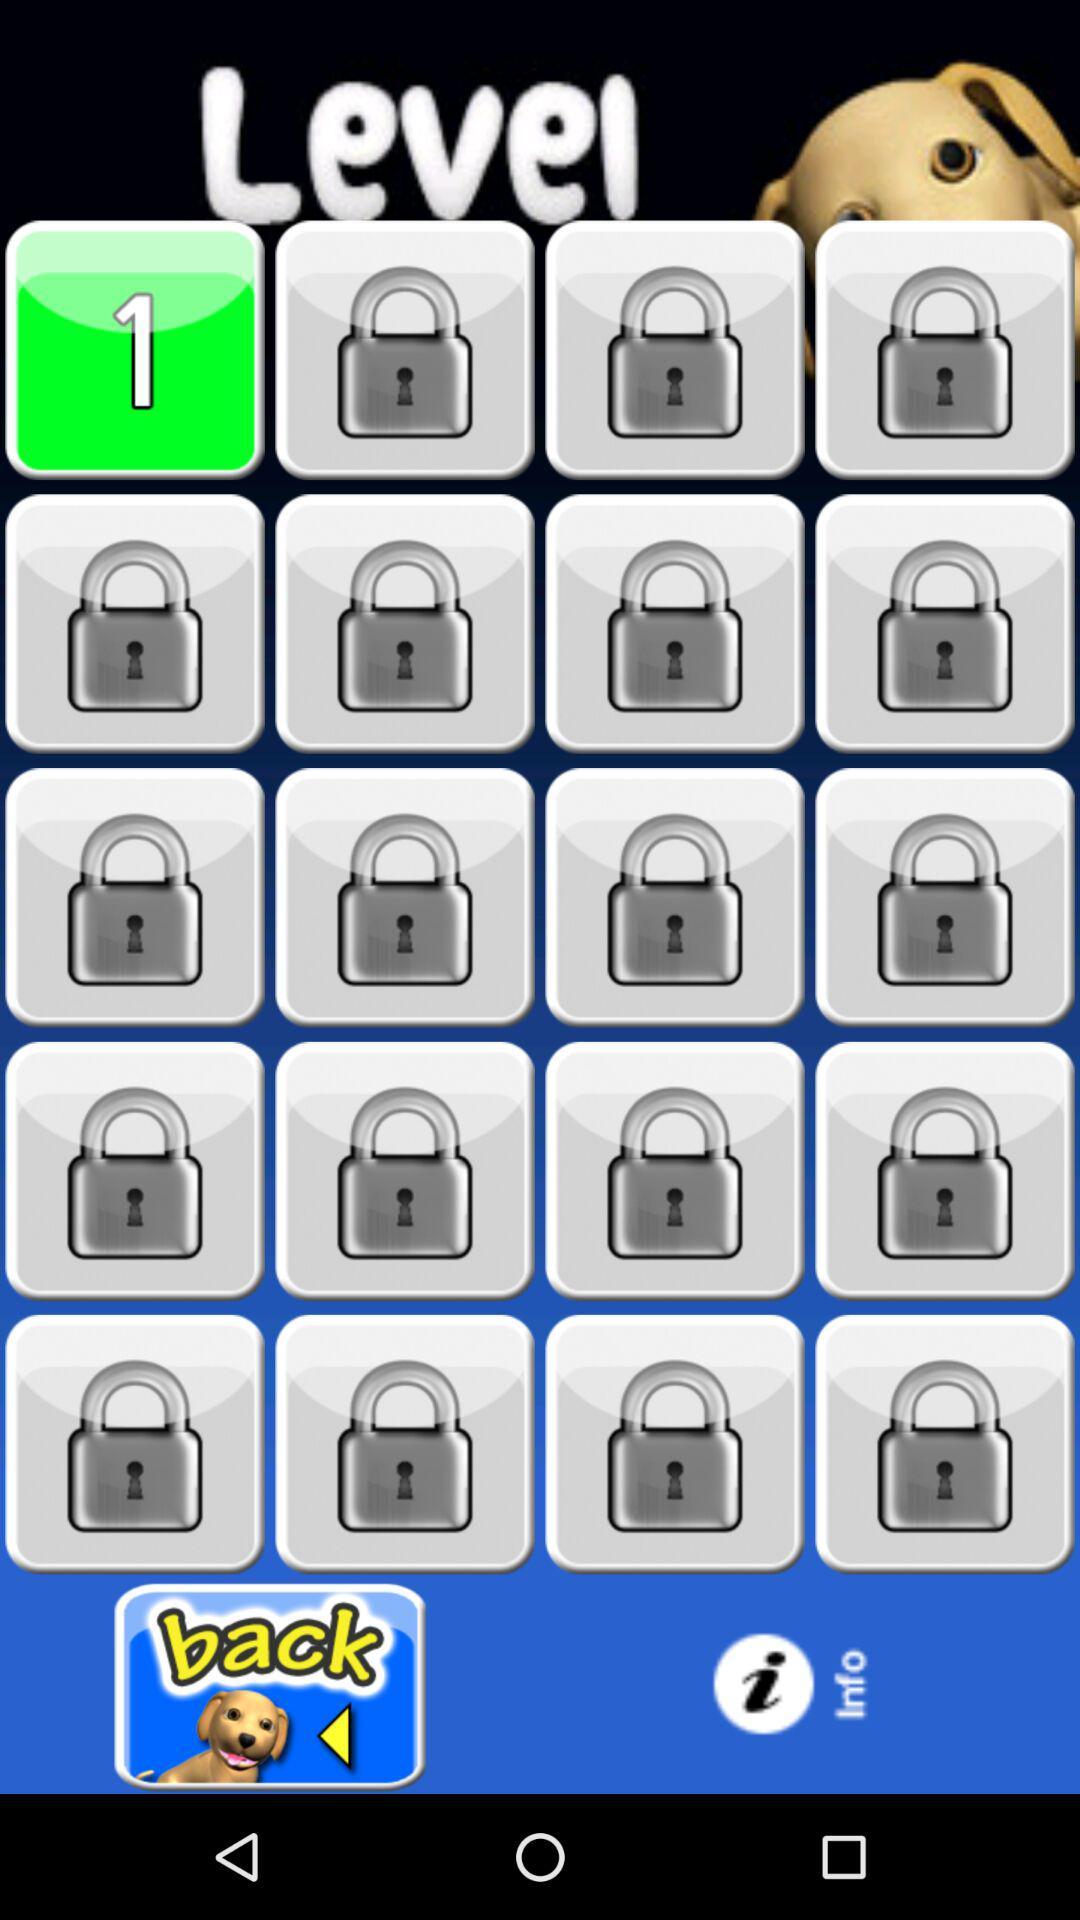 This screenshot has height=1920, width=1080. I want to click on locked level on game, so click(675, 350).